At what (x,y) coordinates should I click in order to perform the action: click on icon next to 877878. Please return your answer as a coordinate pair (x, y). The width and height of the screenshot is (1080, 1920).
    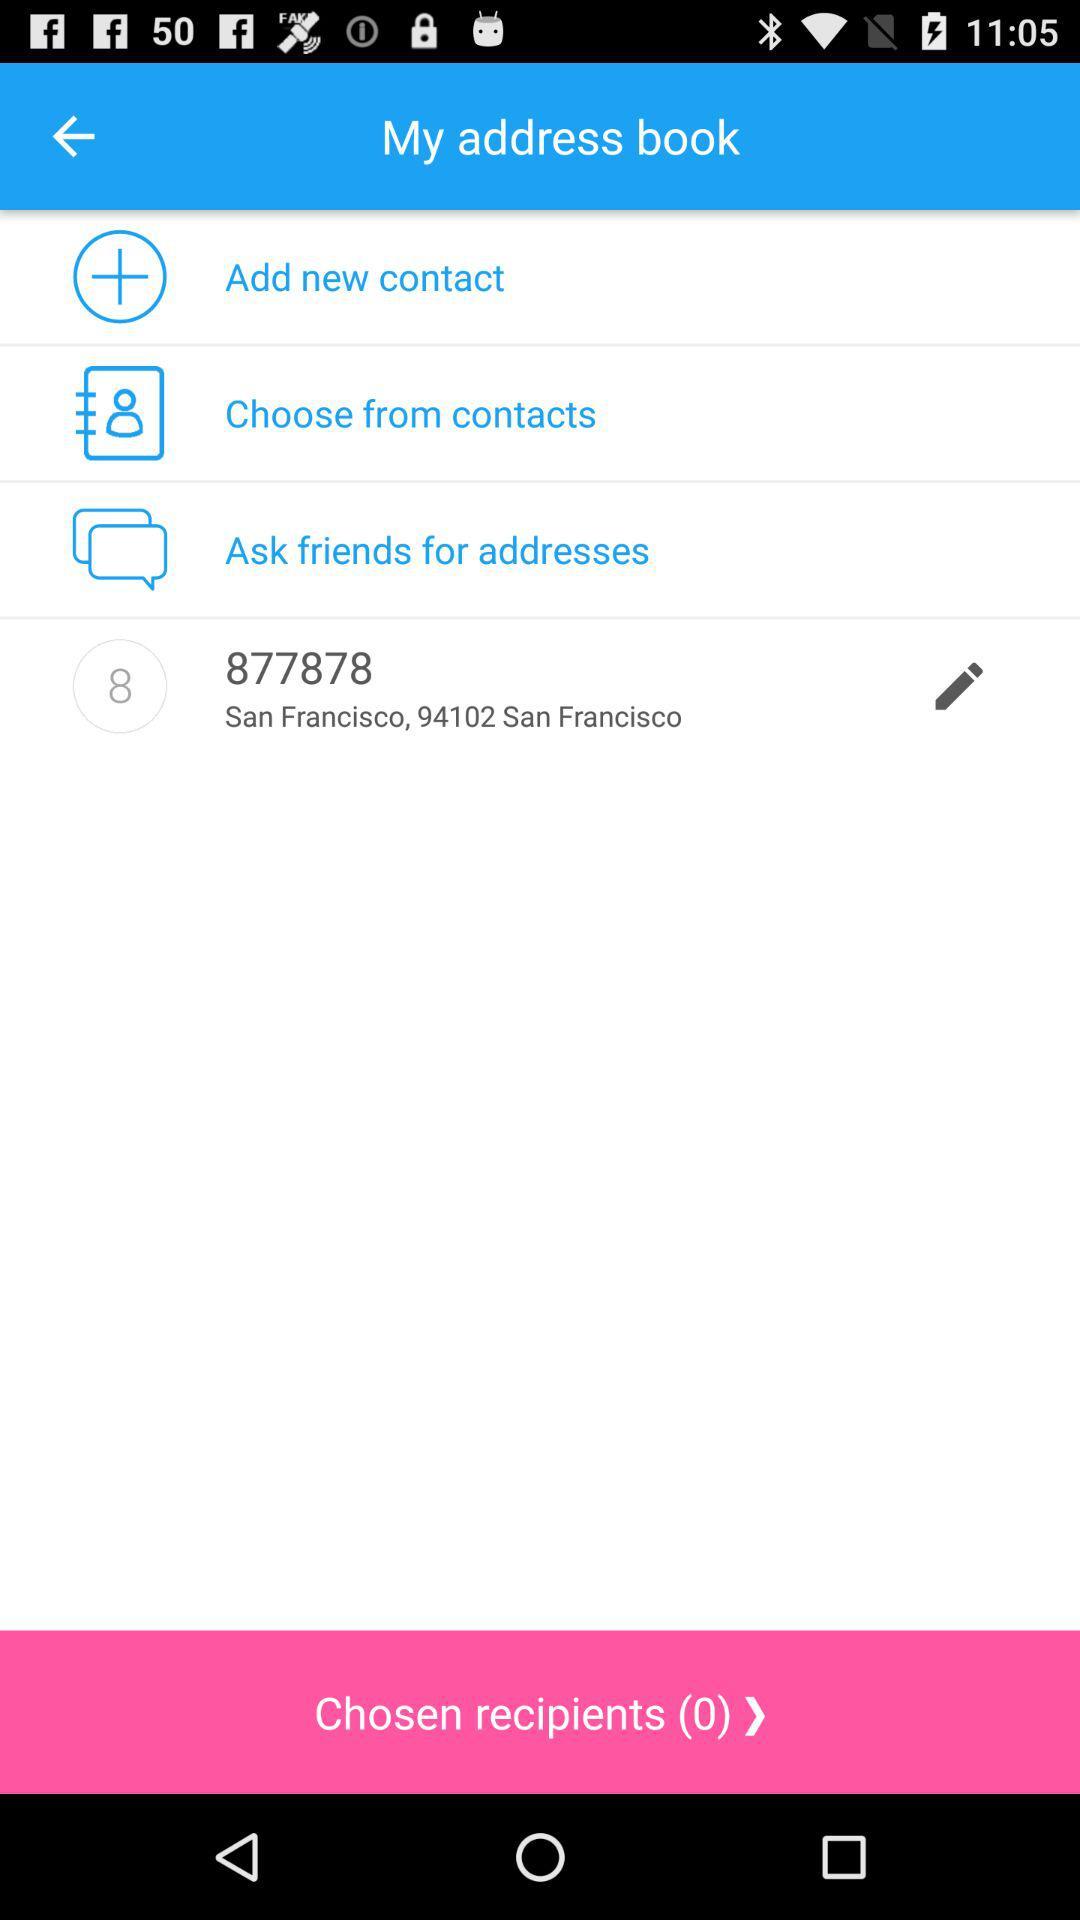
    Looking at the image, I should click on (119, 686).